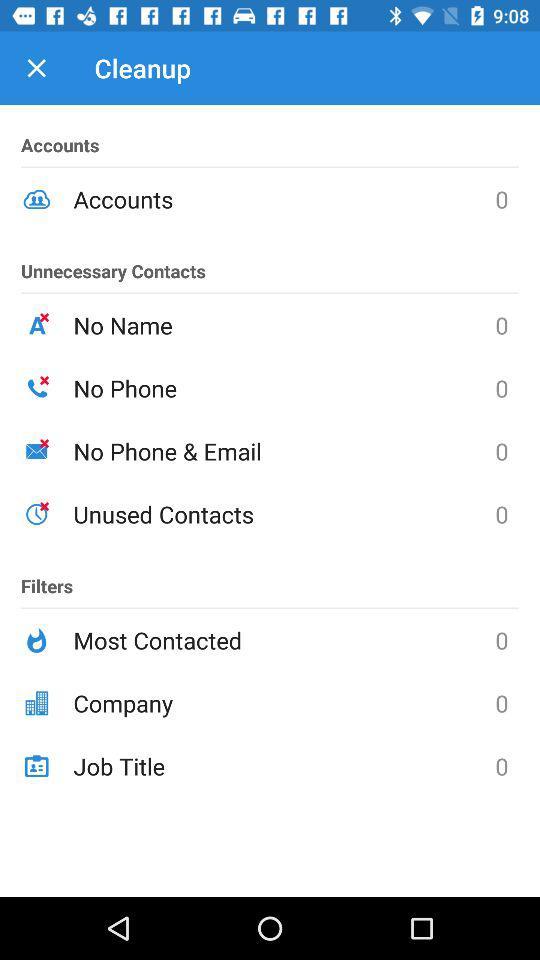 Image resolution: width=540 pixels, height=960 pixels. Describe the element at coordinates (283, 325) in the screenshot. I see `the item next to the 0` at that location.